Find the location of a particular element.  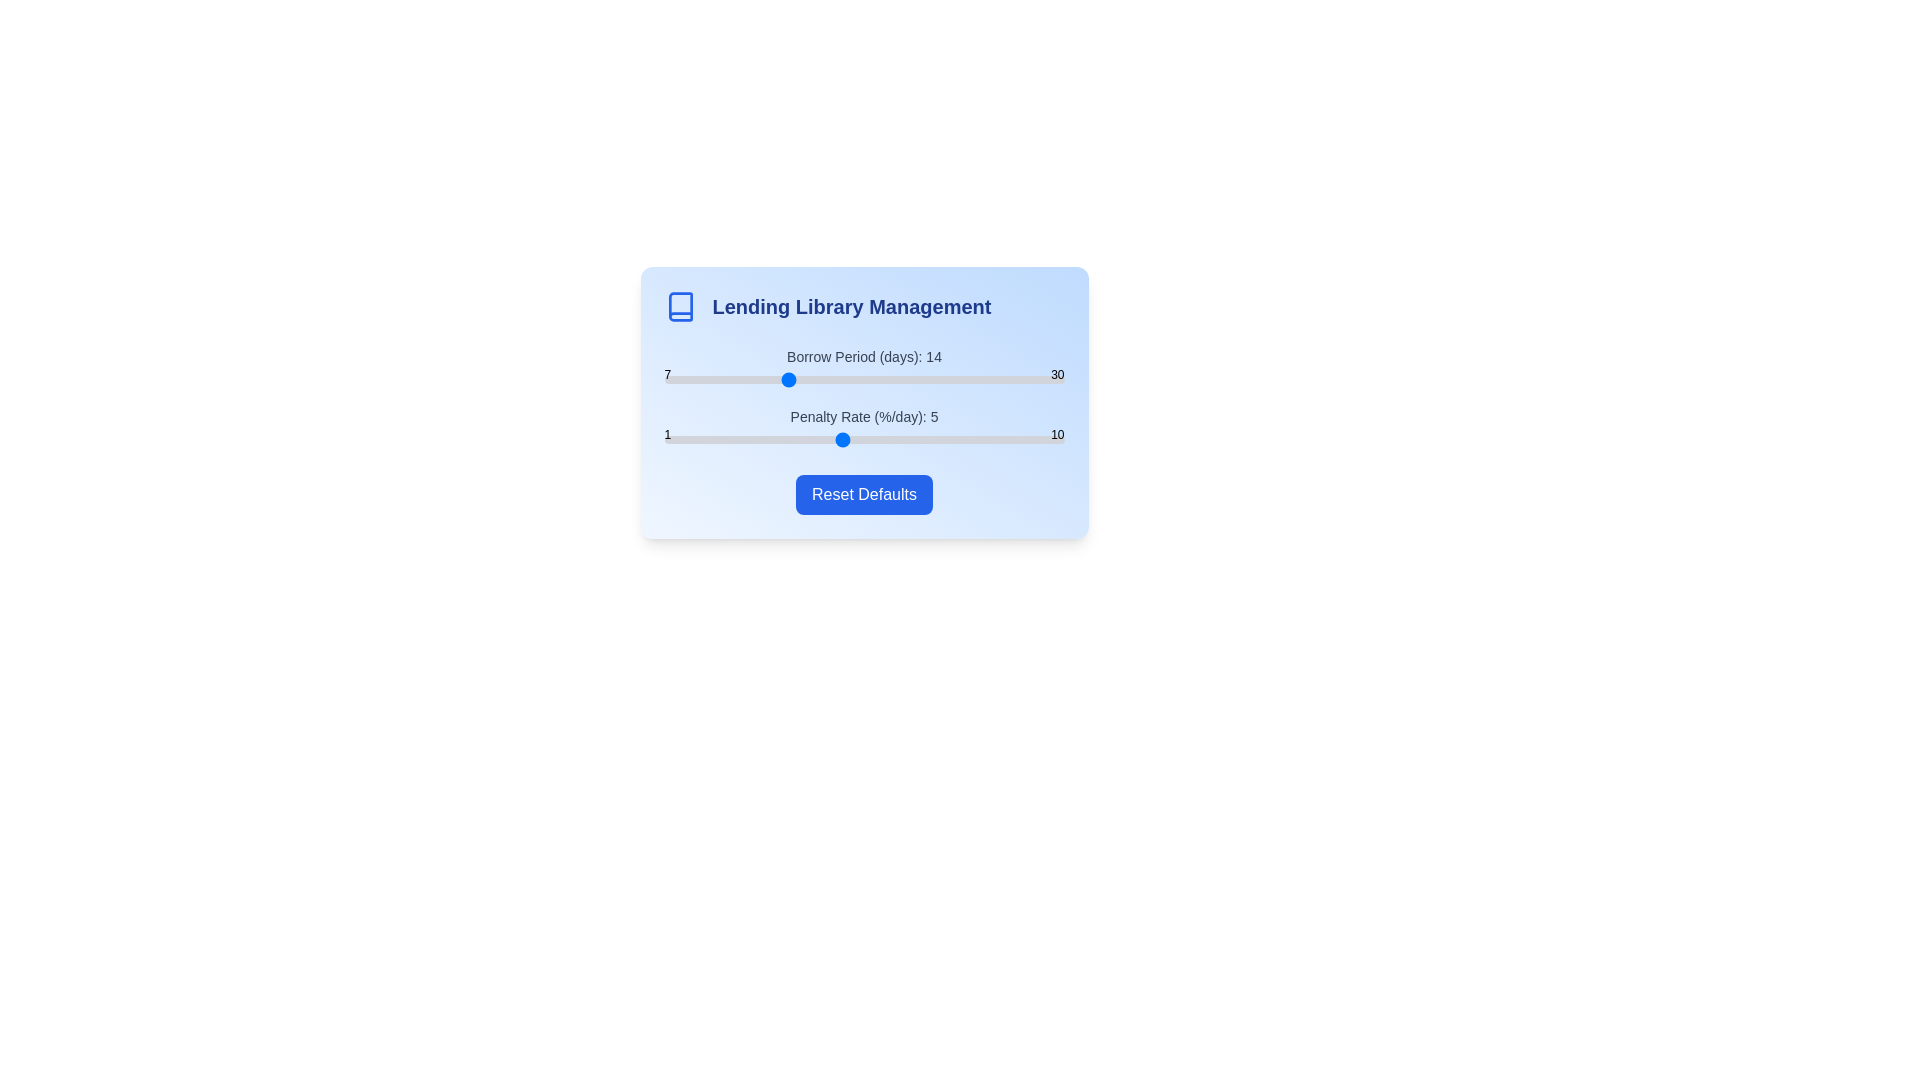

the 'Penalty Rate' slider to set the penalty rate to 1% is located at coordinates (664, 438).